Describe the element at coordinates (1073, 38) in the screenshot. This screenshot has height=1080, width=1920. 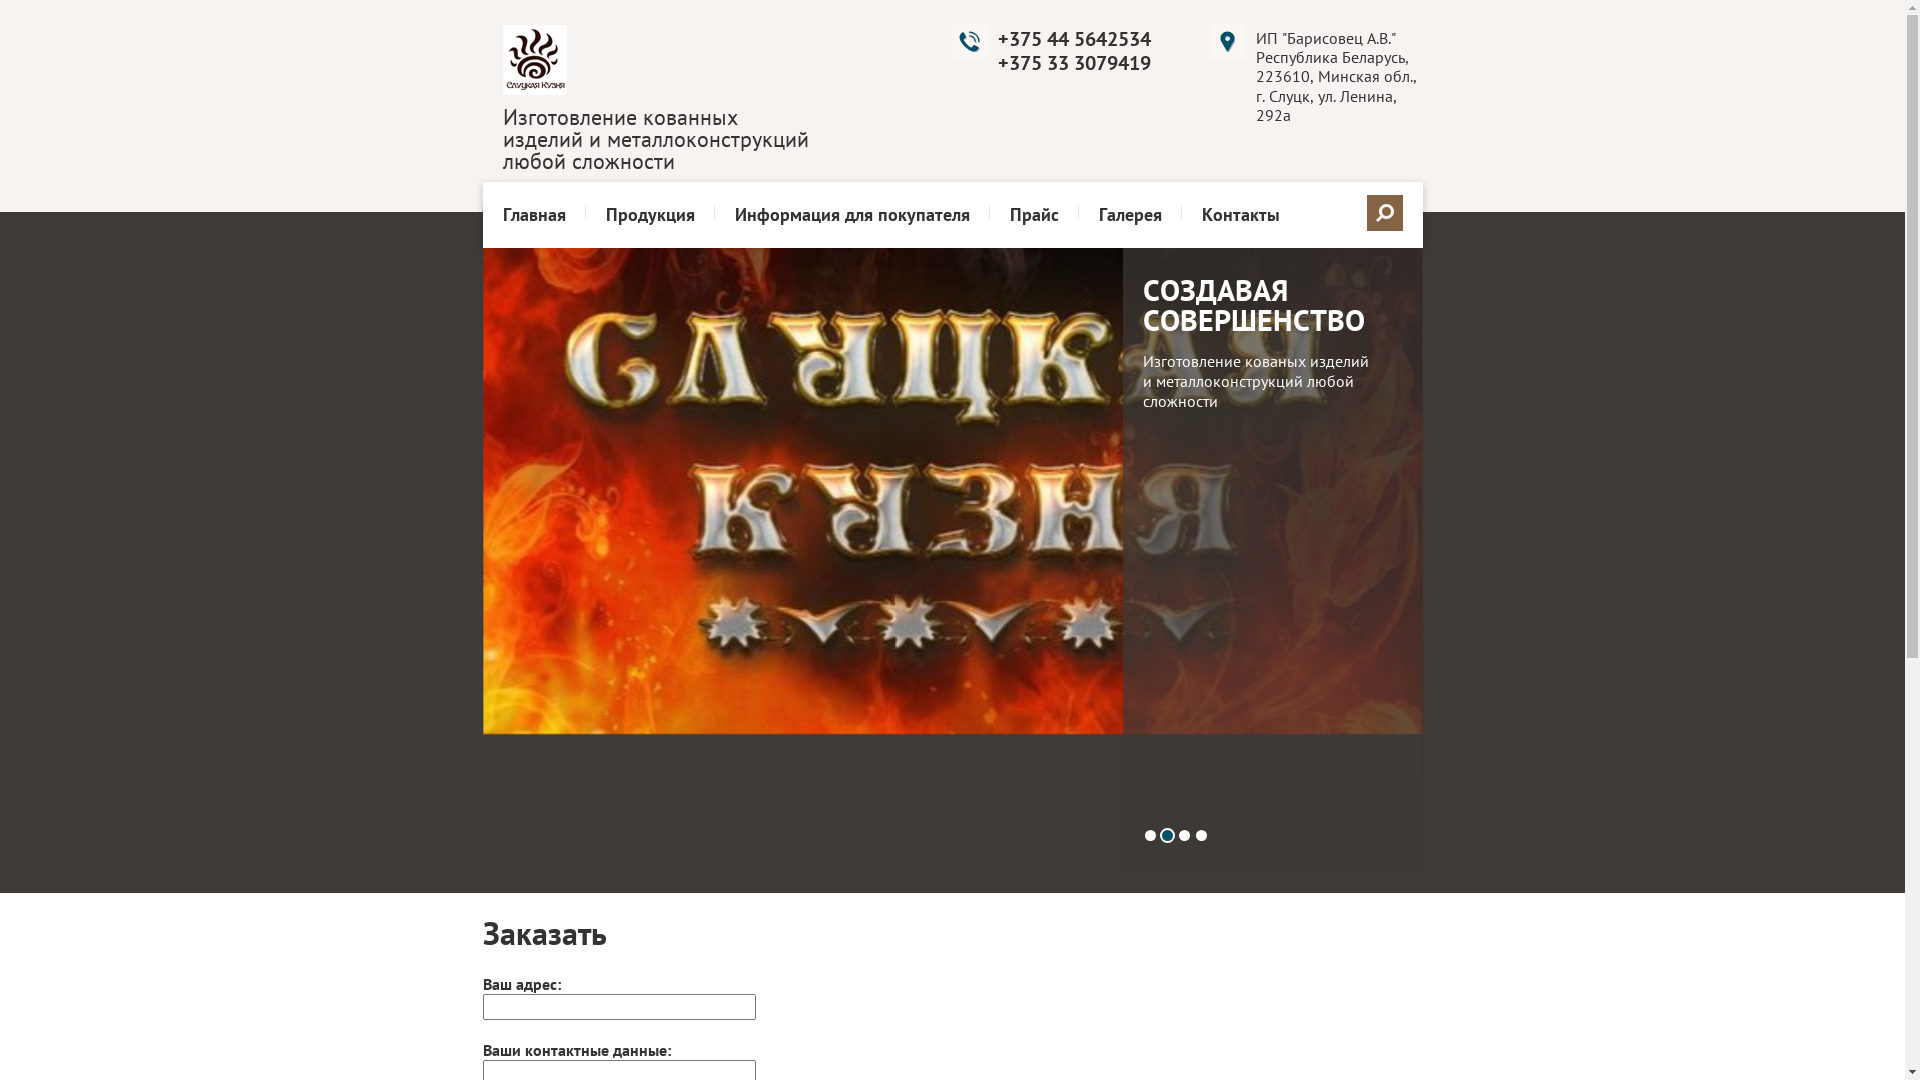
I see `'+375 44 5642534'` at that location.